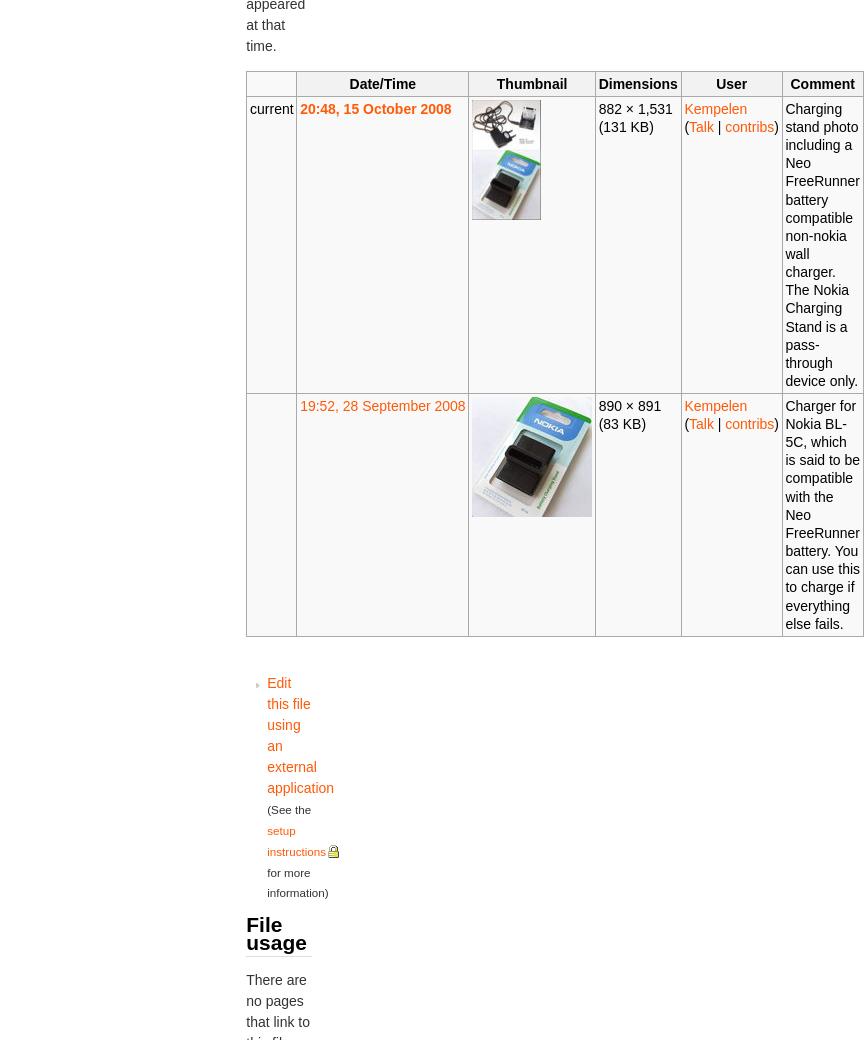 The image size is (864, 1040). What do you see at coordinates (266, 839) in the screenshot?
I see `'setup instructions'` at bounding box center [266, 839].